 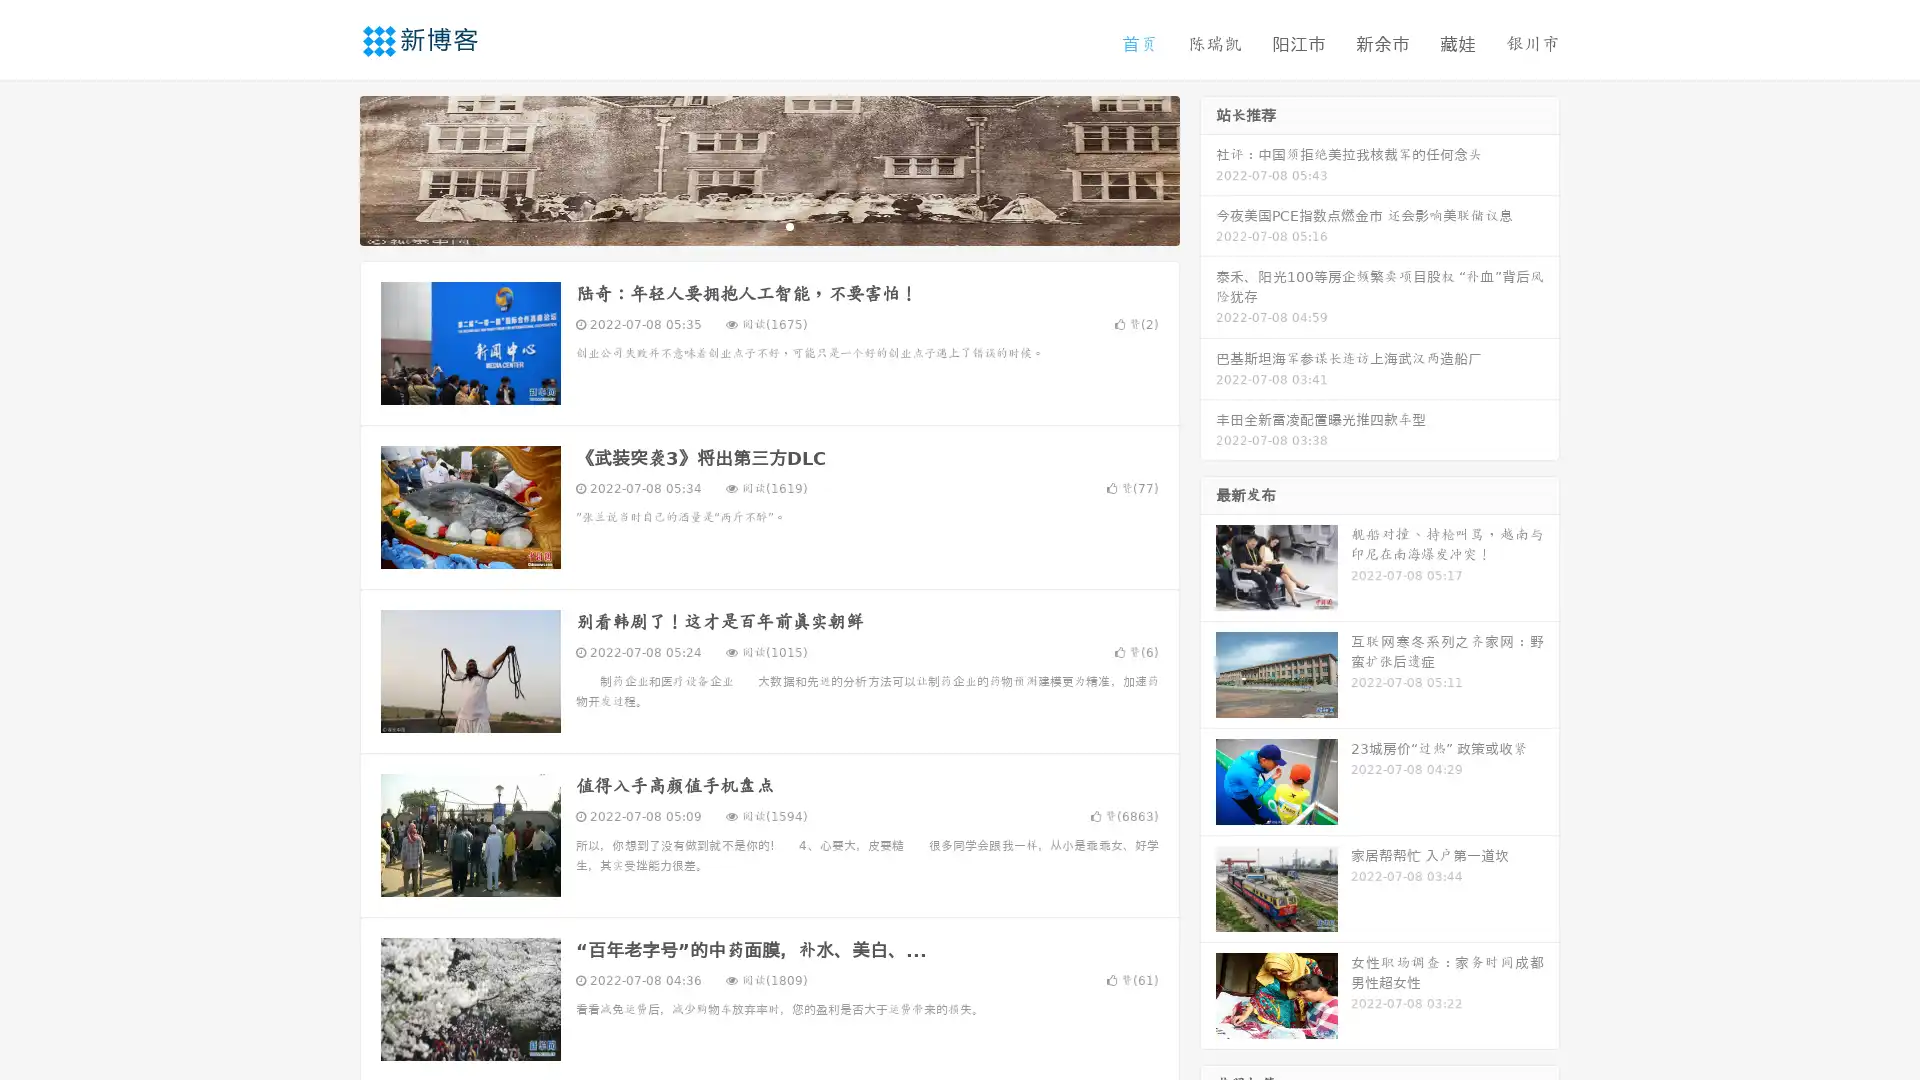 I want to click on Previous slide, so click(x=330, y=168).